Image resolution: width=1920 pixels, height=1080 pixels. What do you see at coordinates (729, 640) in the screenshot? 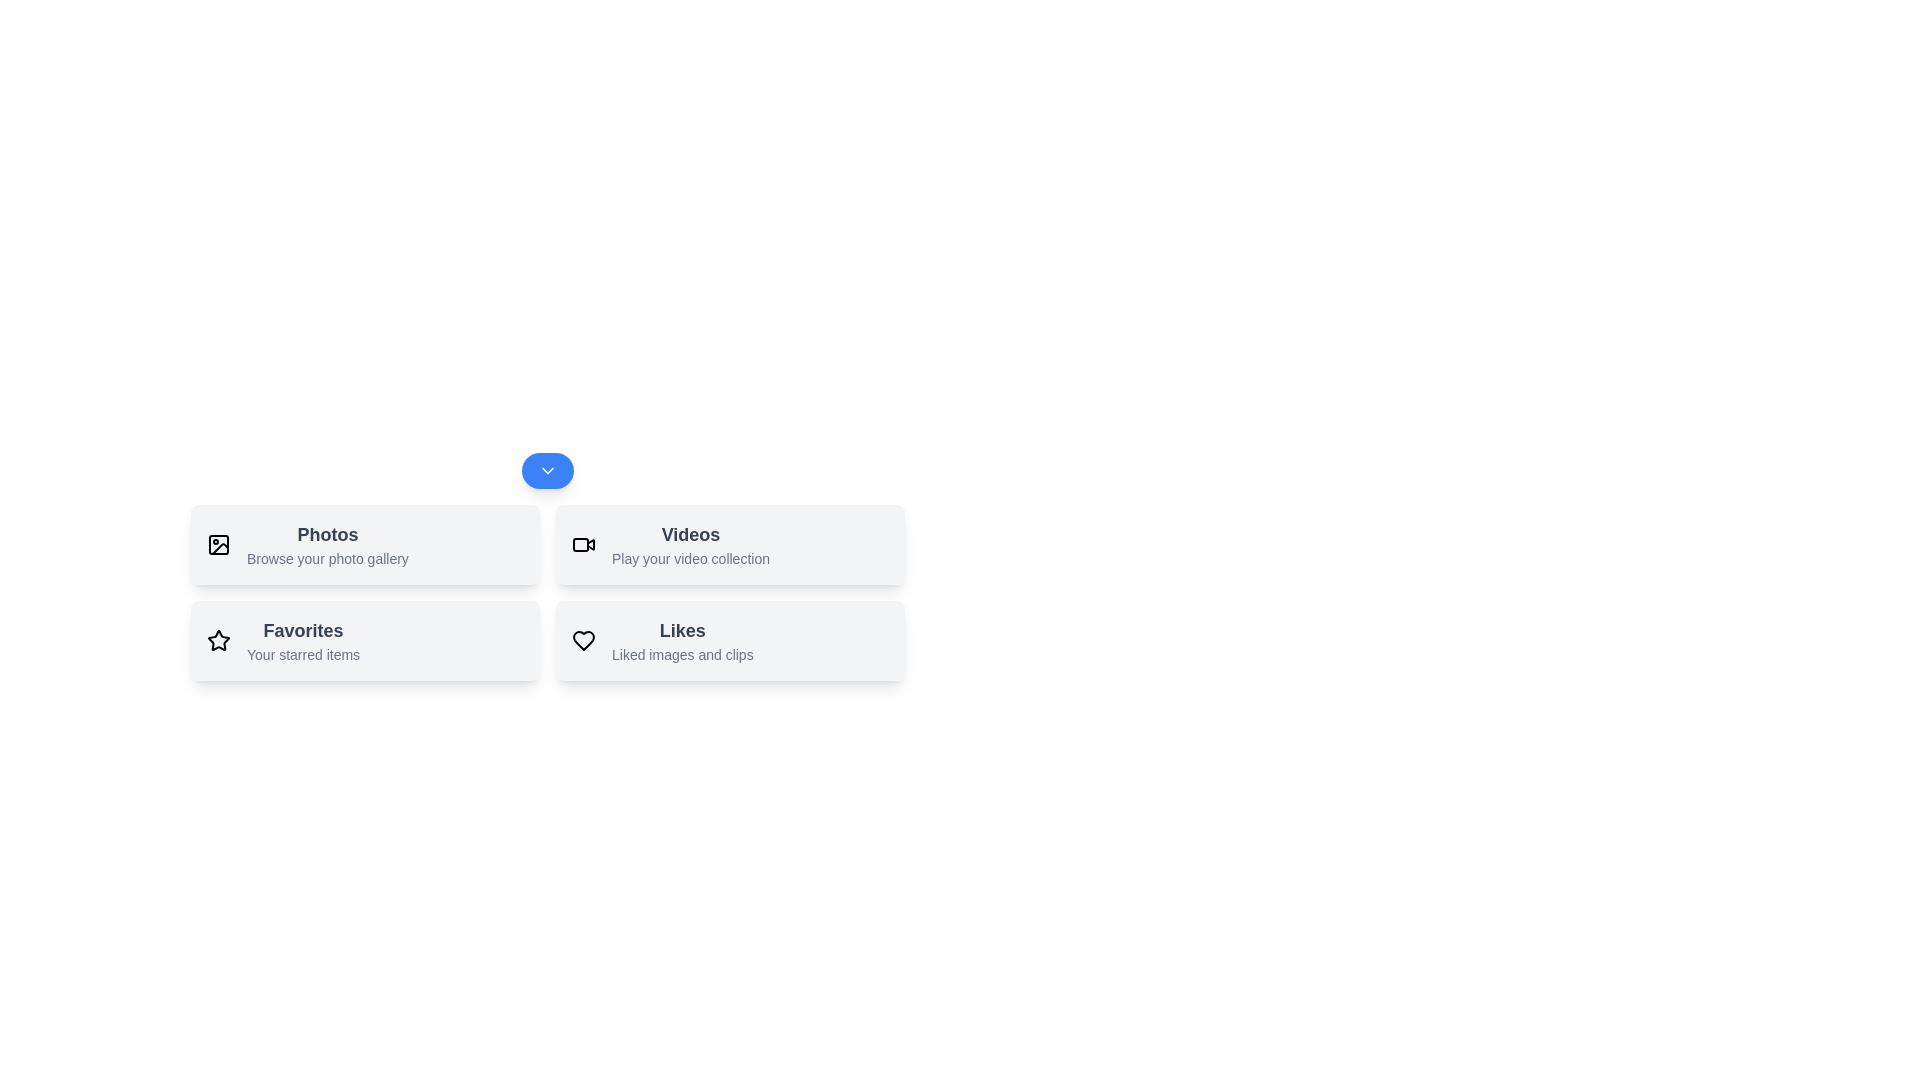
I see `the action button labeled 'Likes' to observe its visual effects` at bounding box center [729, 640].